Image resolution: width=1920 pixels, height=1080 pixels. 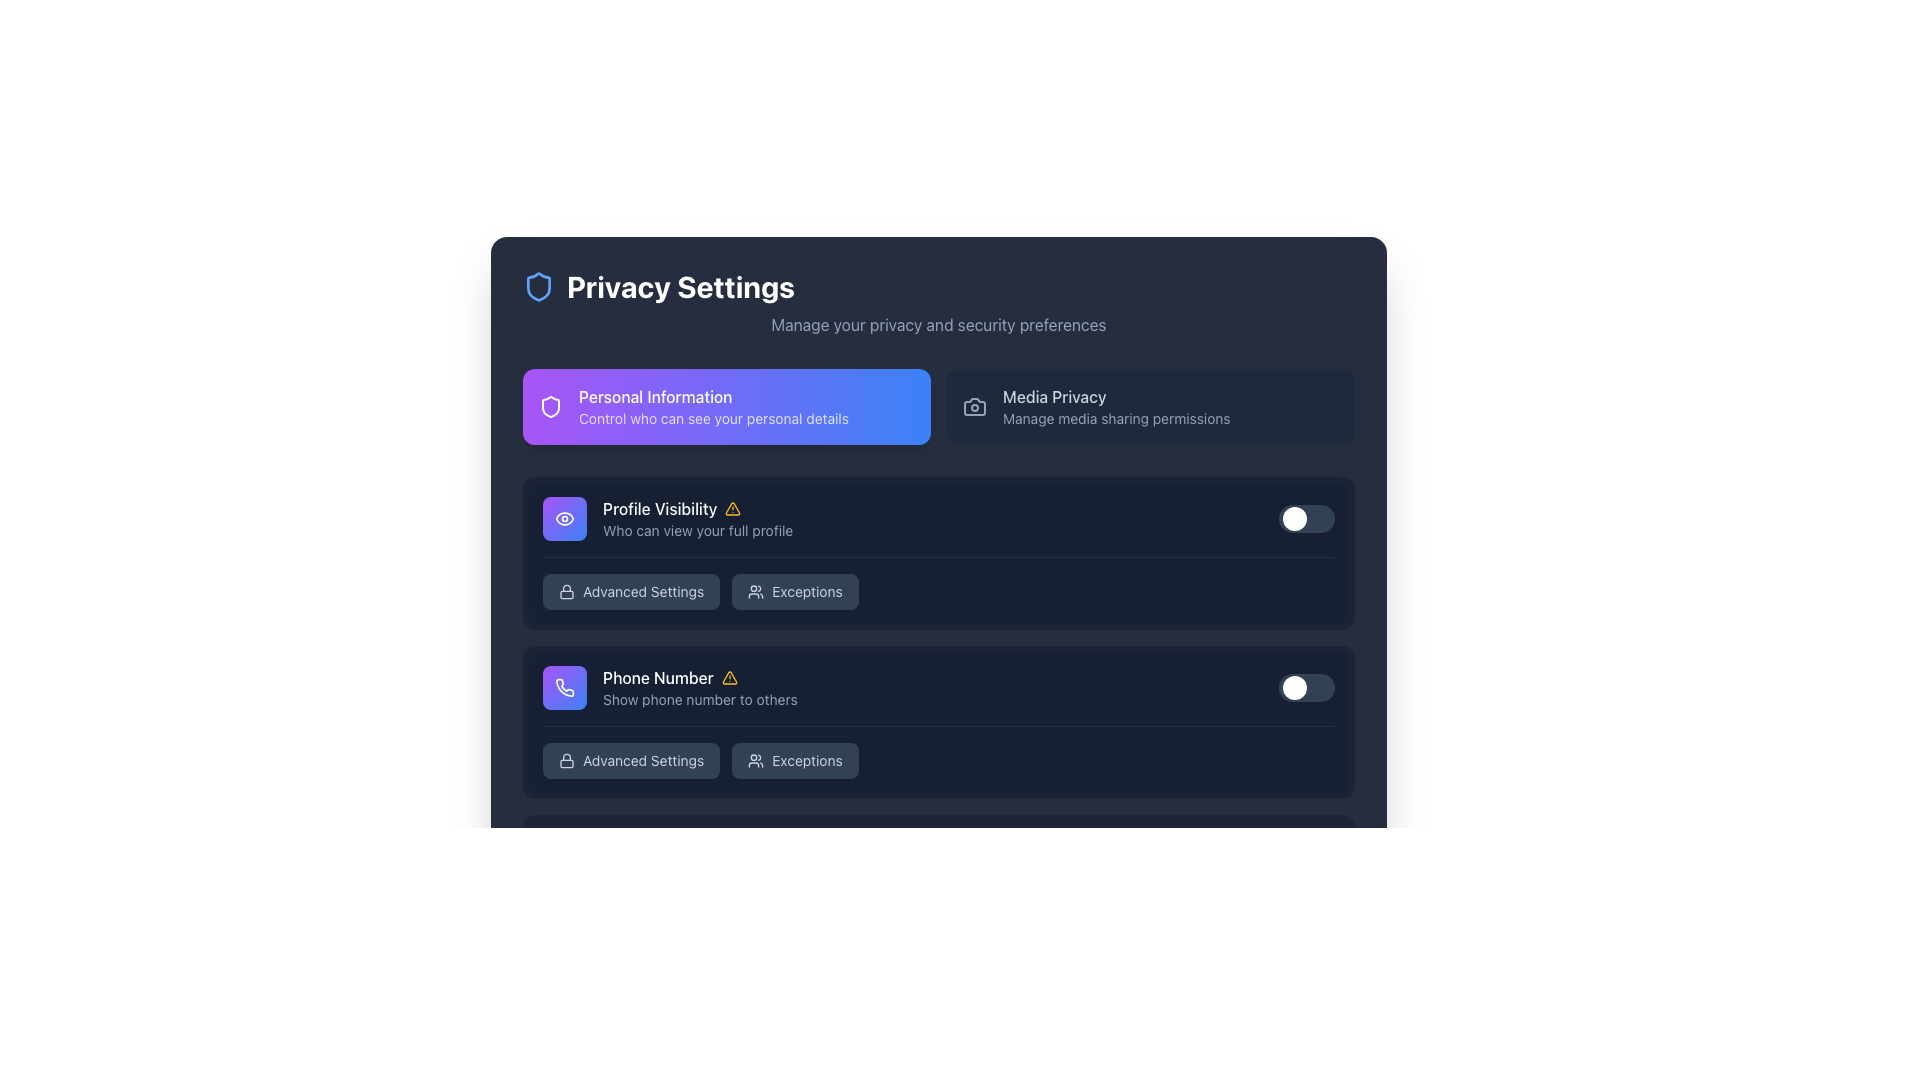 What do you see at coordinates (698, 508) in the screenshot?
I see `the Text Label indicating privacy settings related to profile visibility, located in the 'Privacy Settings' section beneath 'Personal Information'` at bounding box center [698, 508].